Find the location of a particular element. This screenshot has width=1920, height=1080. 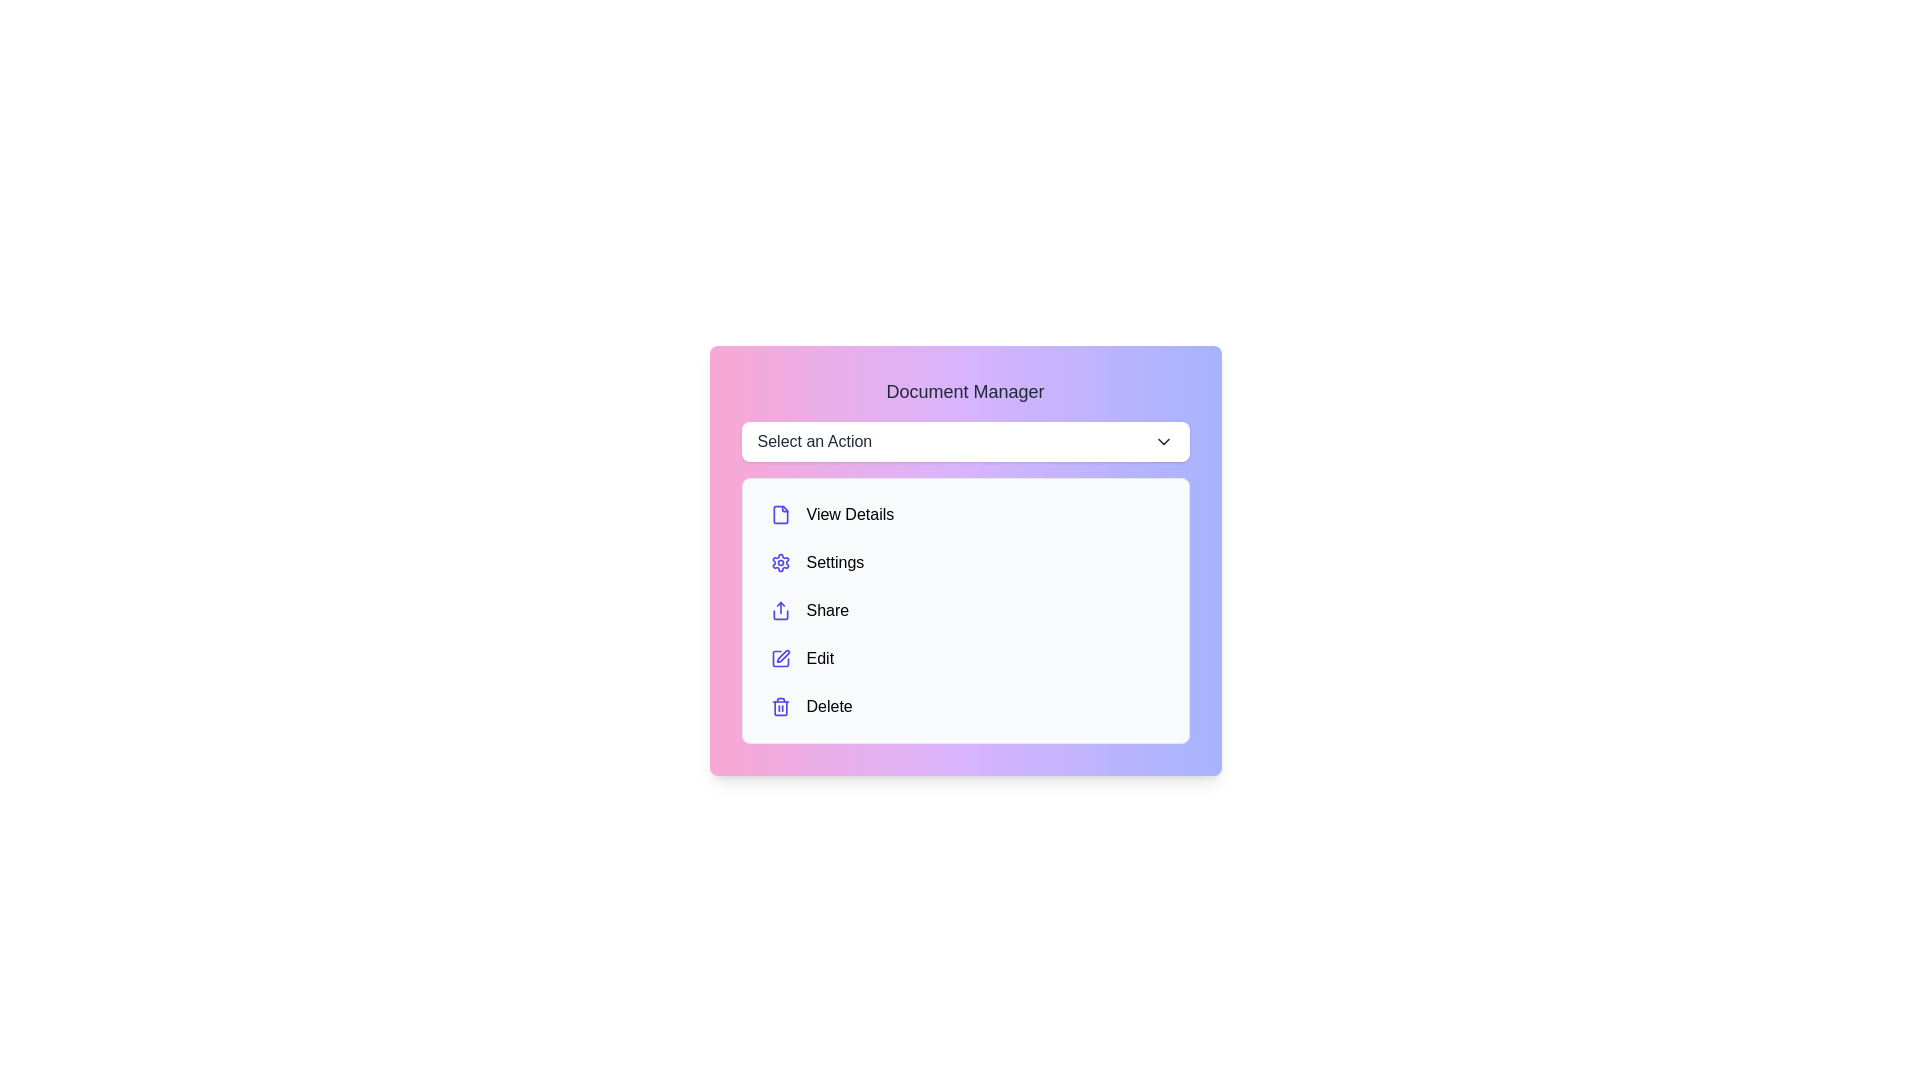

the document file icon representing the 'View Details' option in the menu, located on the left-hand side among other icons is located at coordinates (779, 514).